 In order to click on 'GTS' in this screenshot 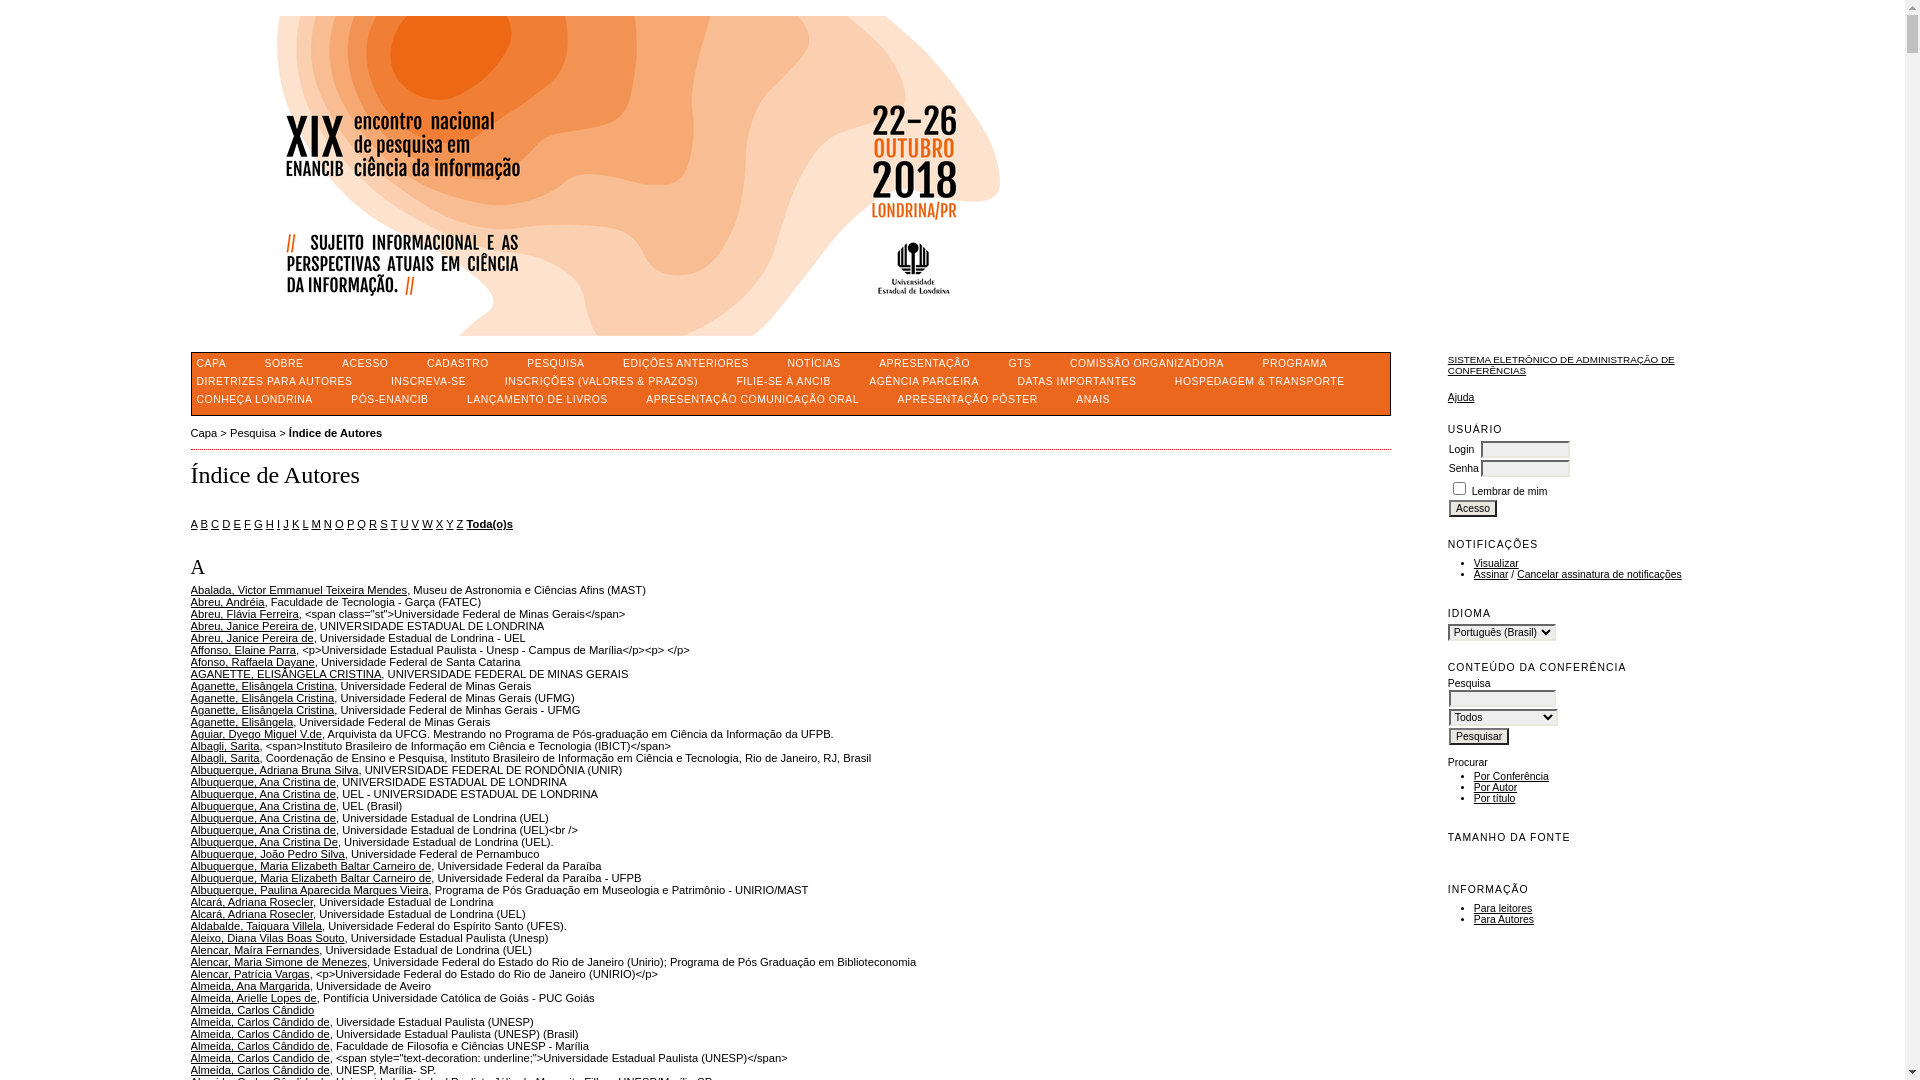, I will do `click(1020, 363)`.